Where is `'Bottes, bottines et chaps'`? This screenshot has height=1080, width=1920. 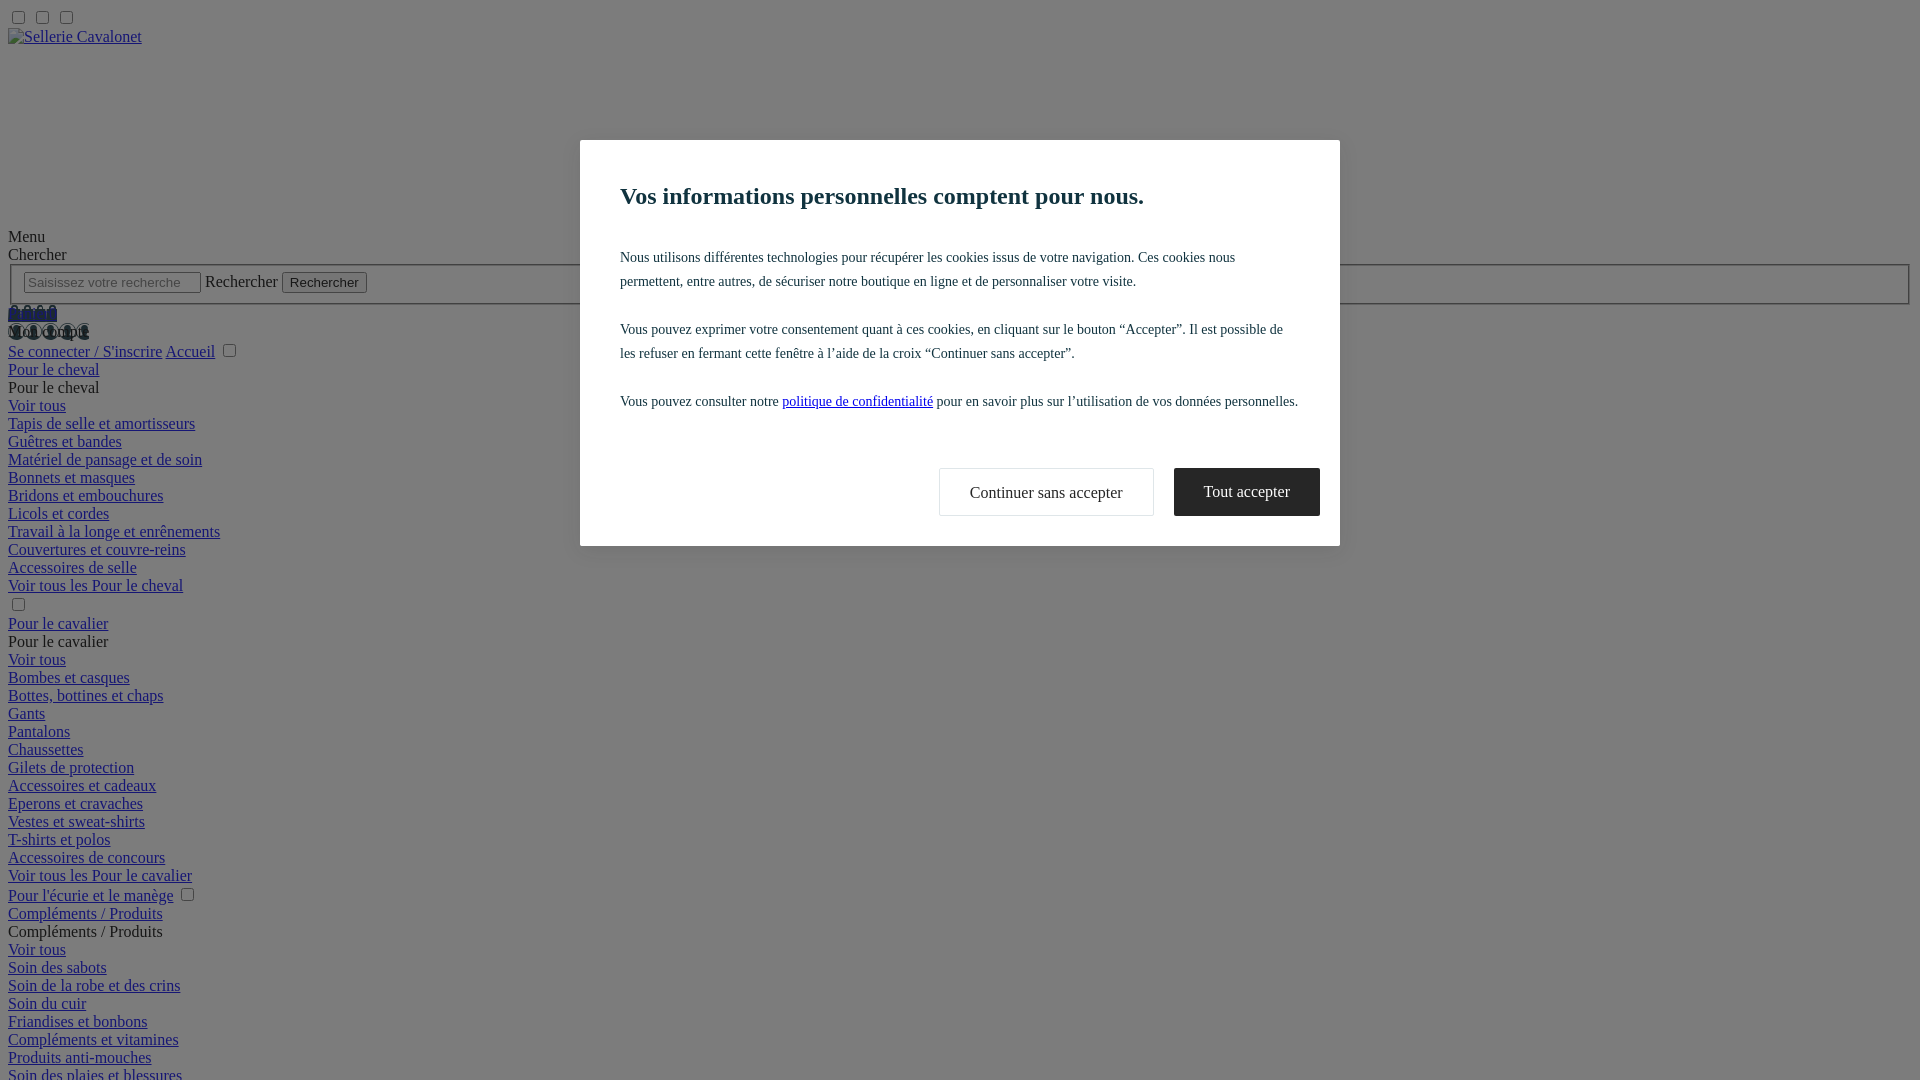 'Bottes, bottines et chaps' is located at coordinates (85, 694).